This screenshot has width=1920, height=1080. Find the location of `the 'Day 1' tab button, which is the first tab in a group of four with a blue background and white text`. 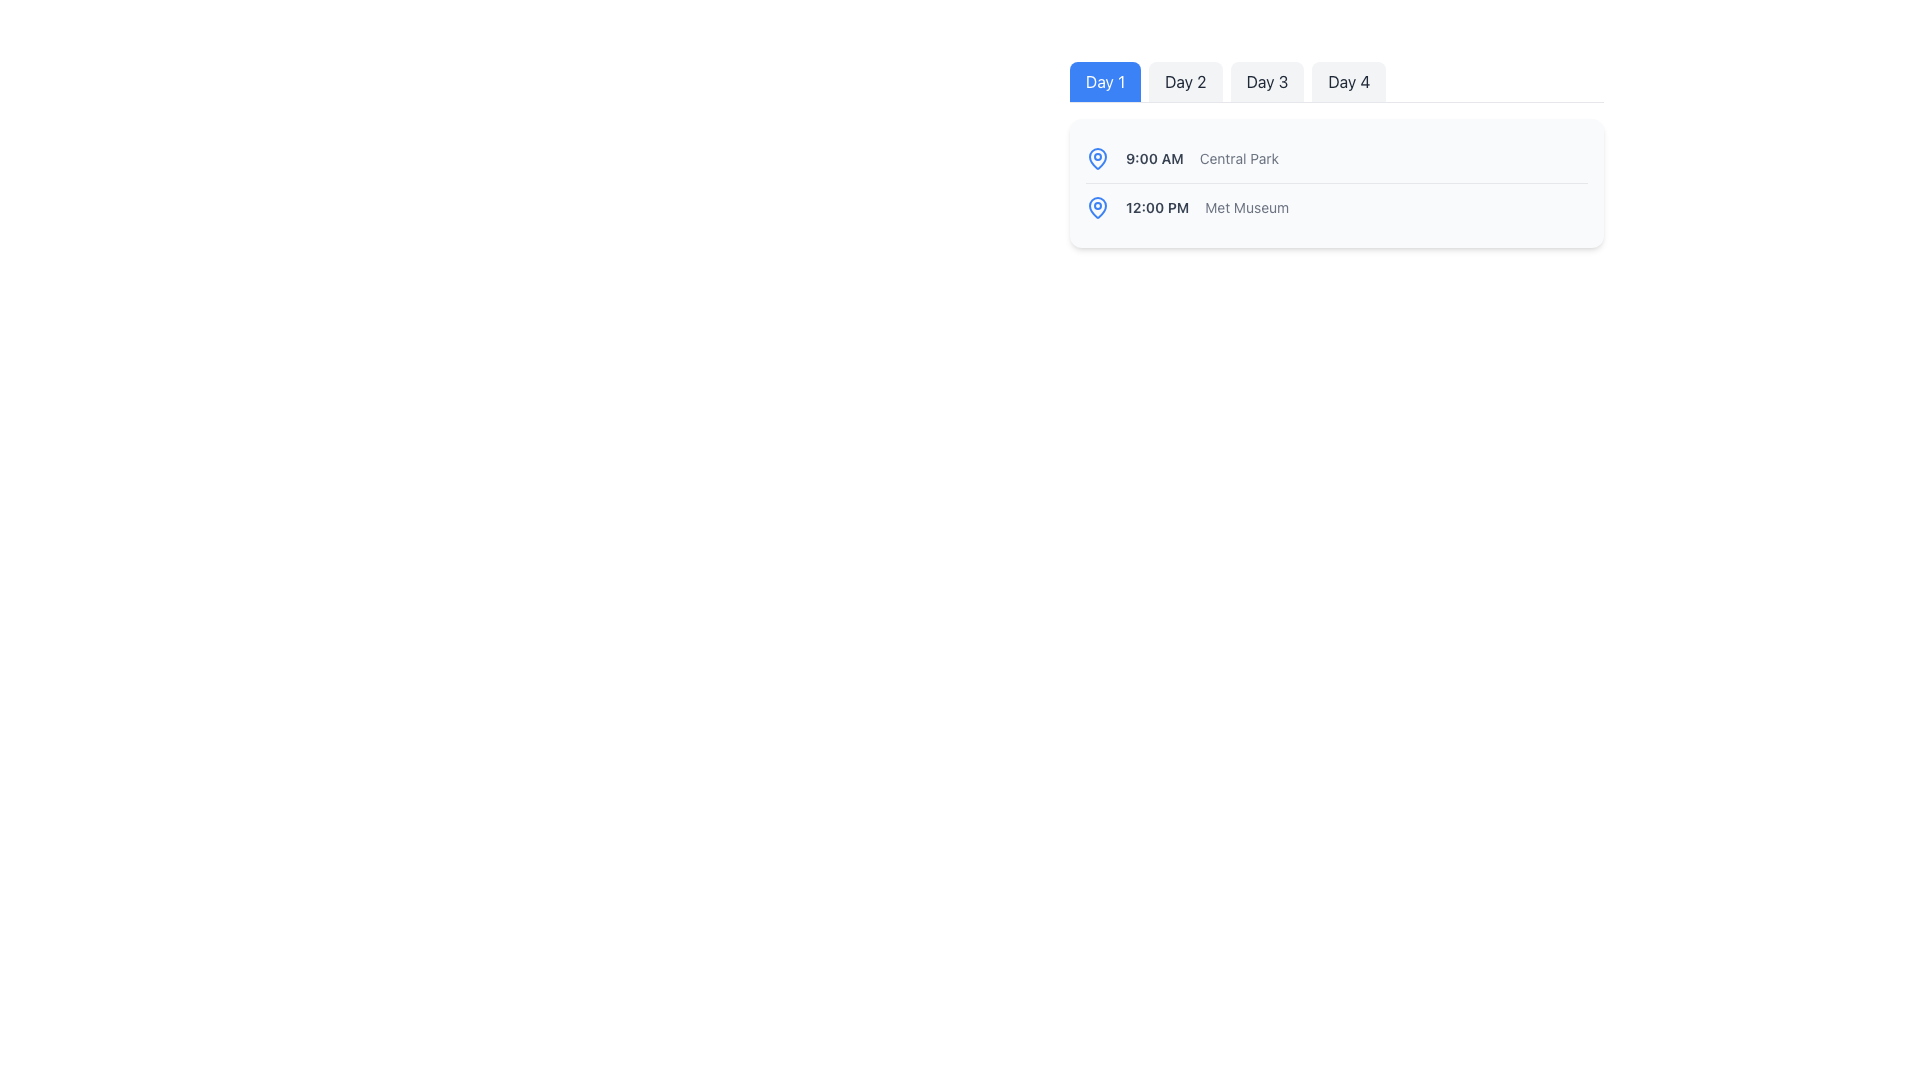

the 'Day 1' tab button, which is the first tab in a group of four with a blue background and white text is located at coordinates (1104, 80).